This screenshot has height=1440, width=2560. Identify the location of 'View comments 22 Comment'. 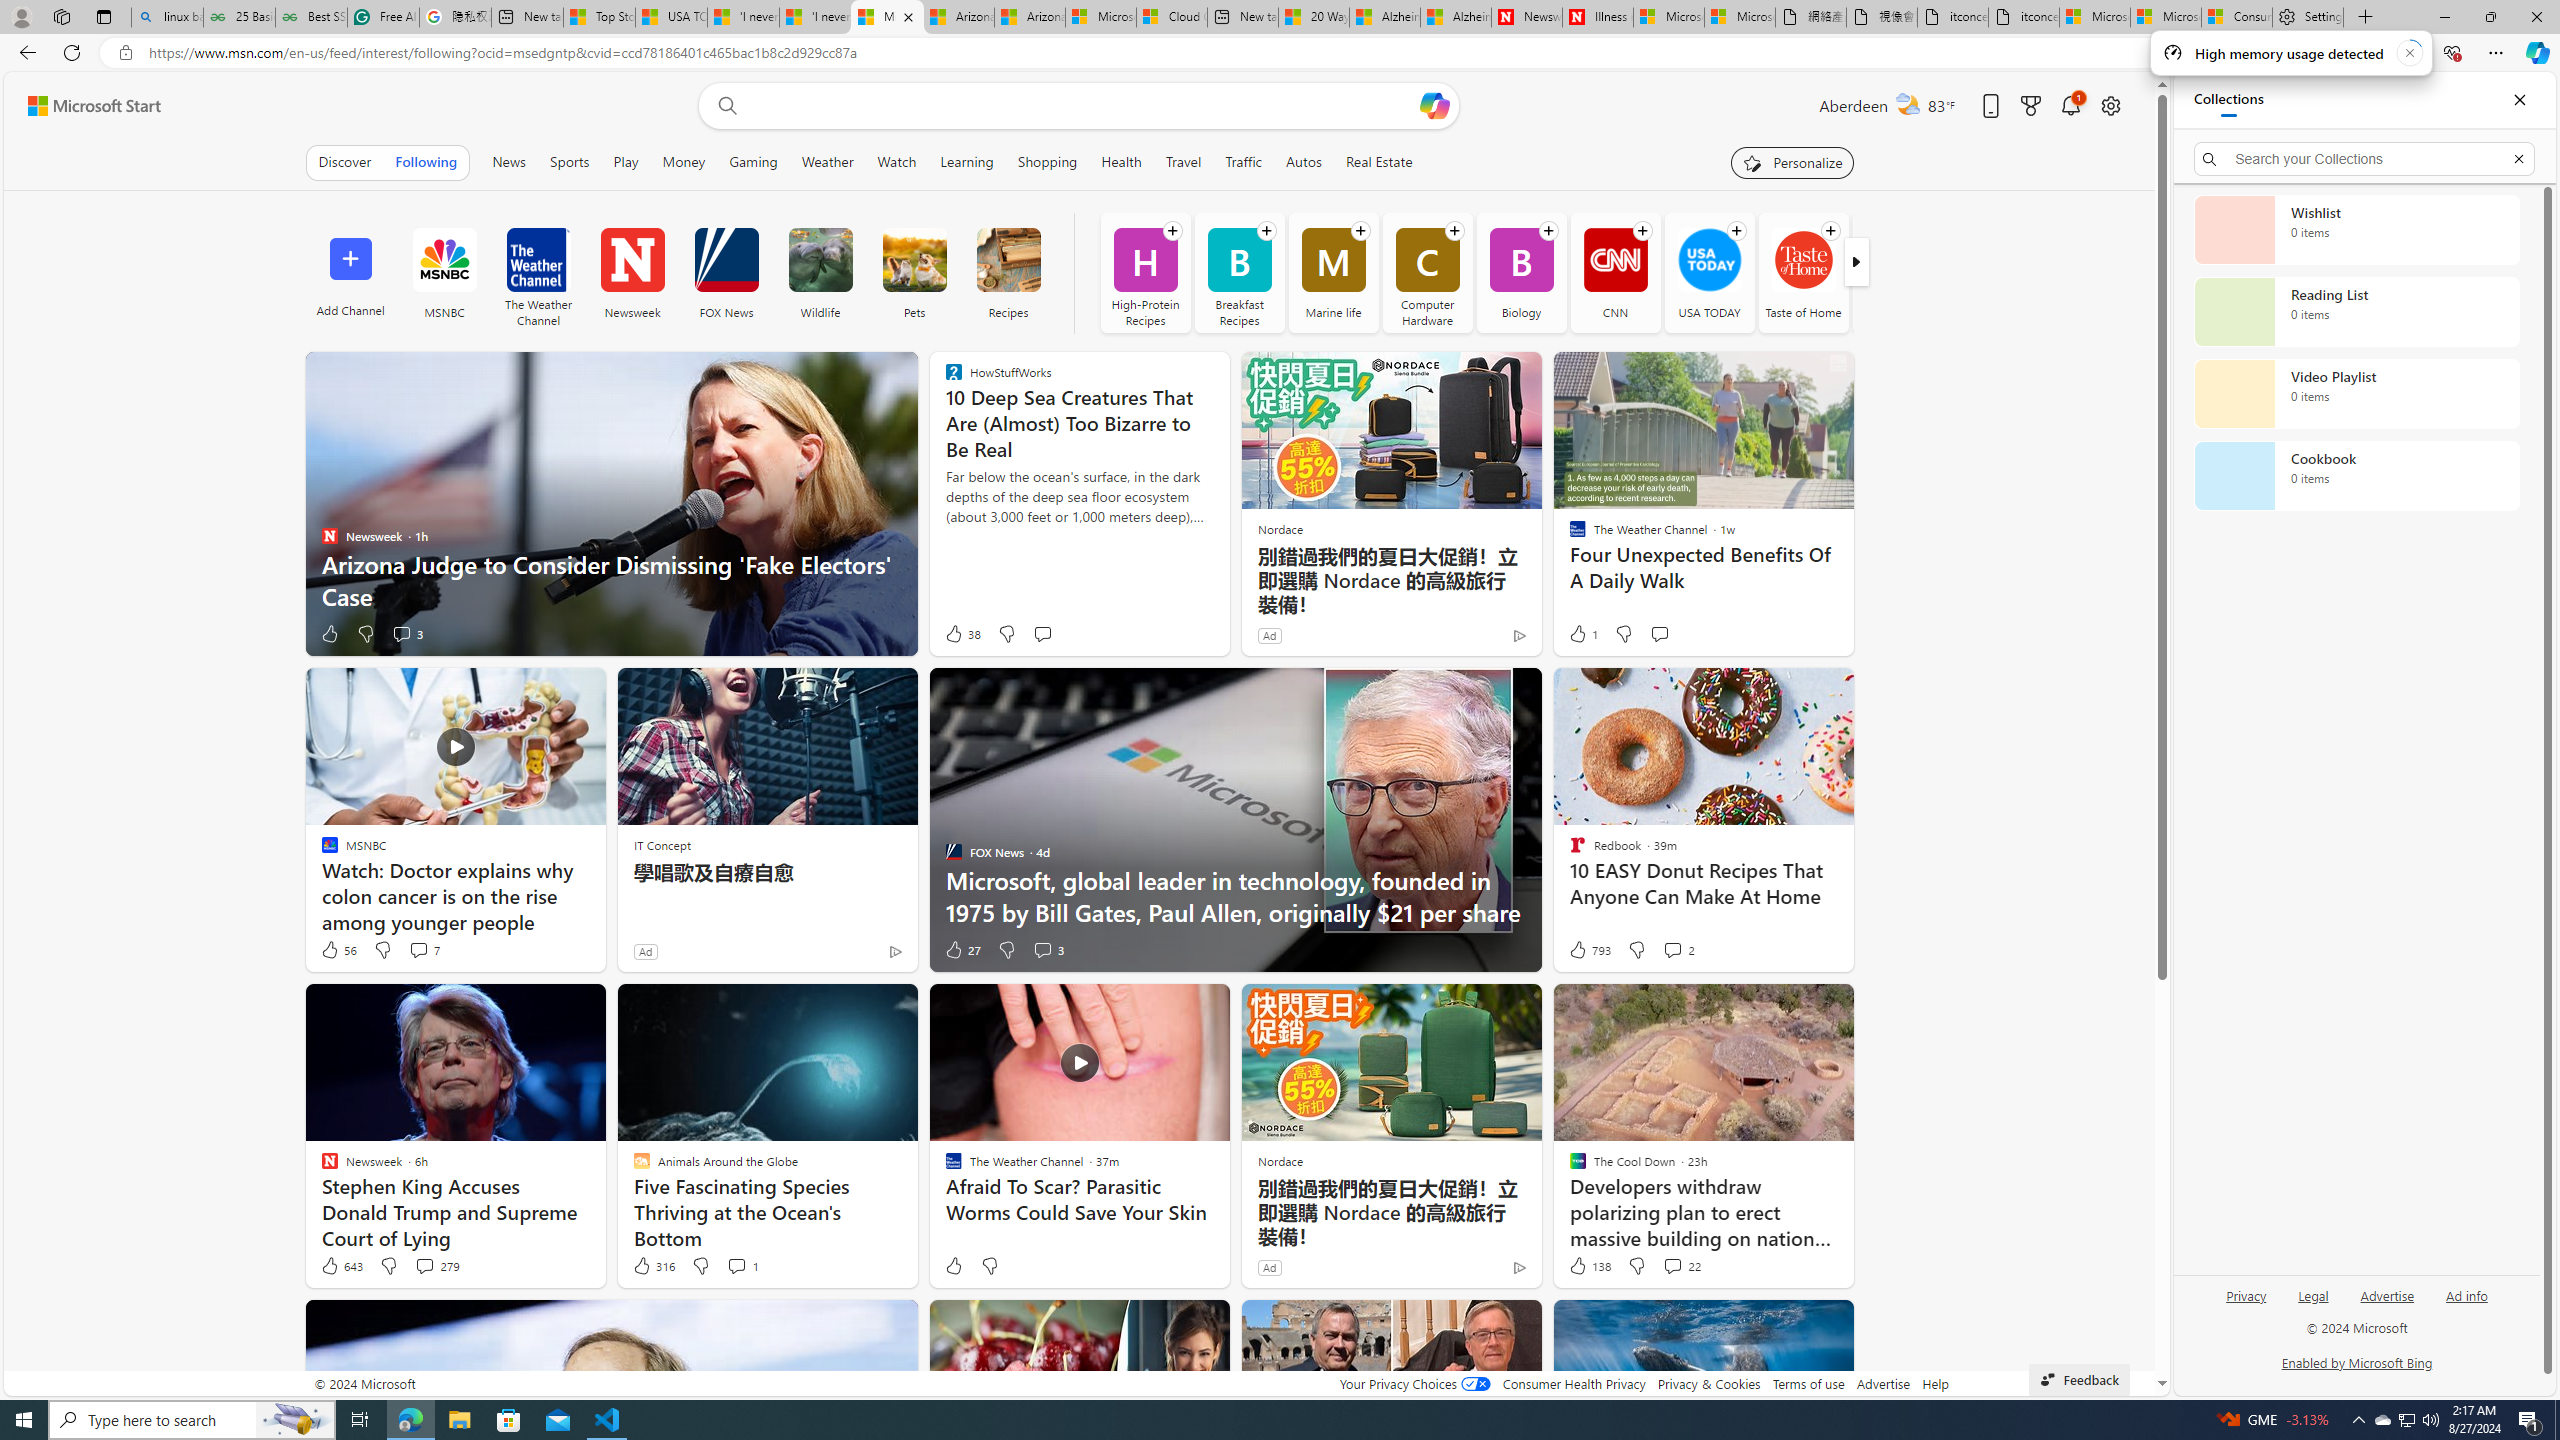
(1680, 1264).